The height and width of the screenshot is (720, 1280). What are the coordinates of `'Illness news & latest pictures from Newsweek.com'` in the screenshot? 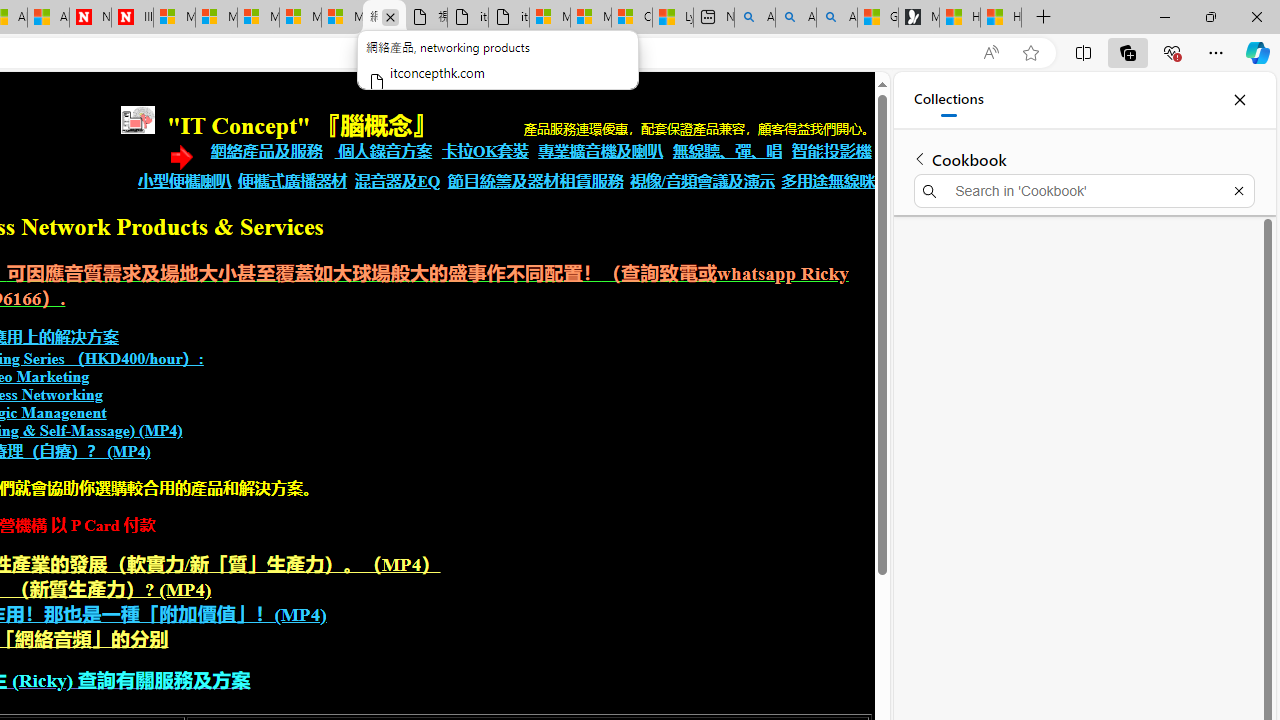 It's located at (131, 17).